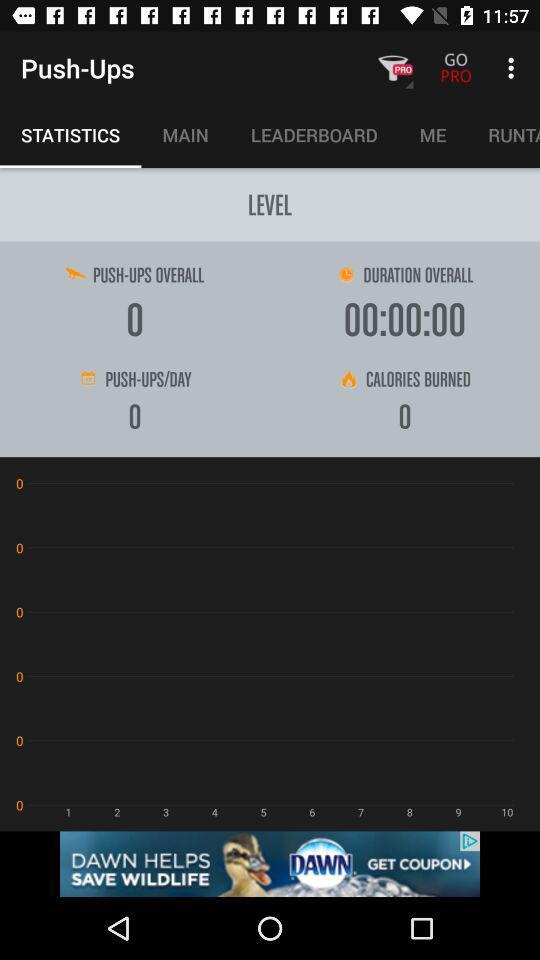 This screenshot has height=960, width=540. Describe the element at coordinates (270, 863) in the screenshot. I see `advert banner` at that location.